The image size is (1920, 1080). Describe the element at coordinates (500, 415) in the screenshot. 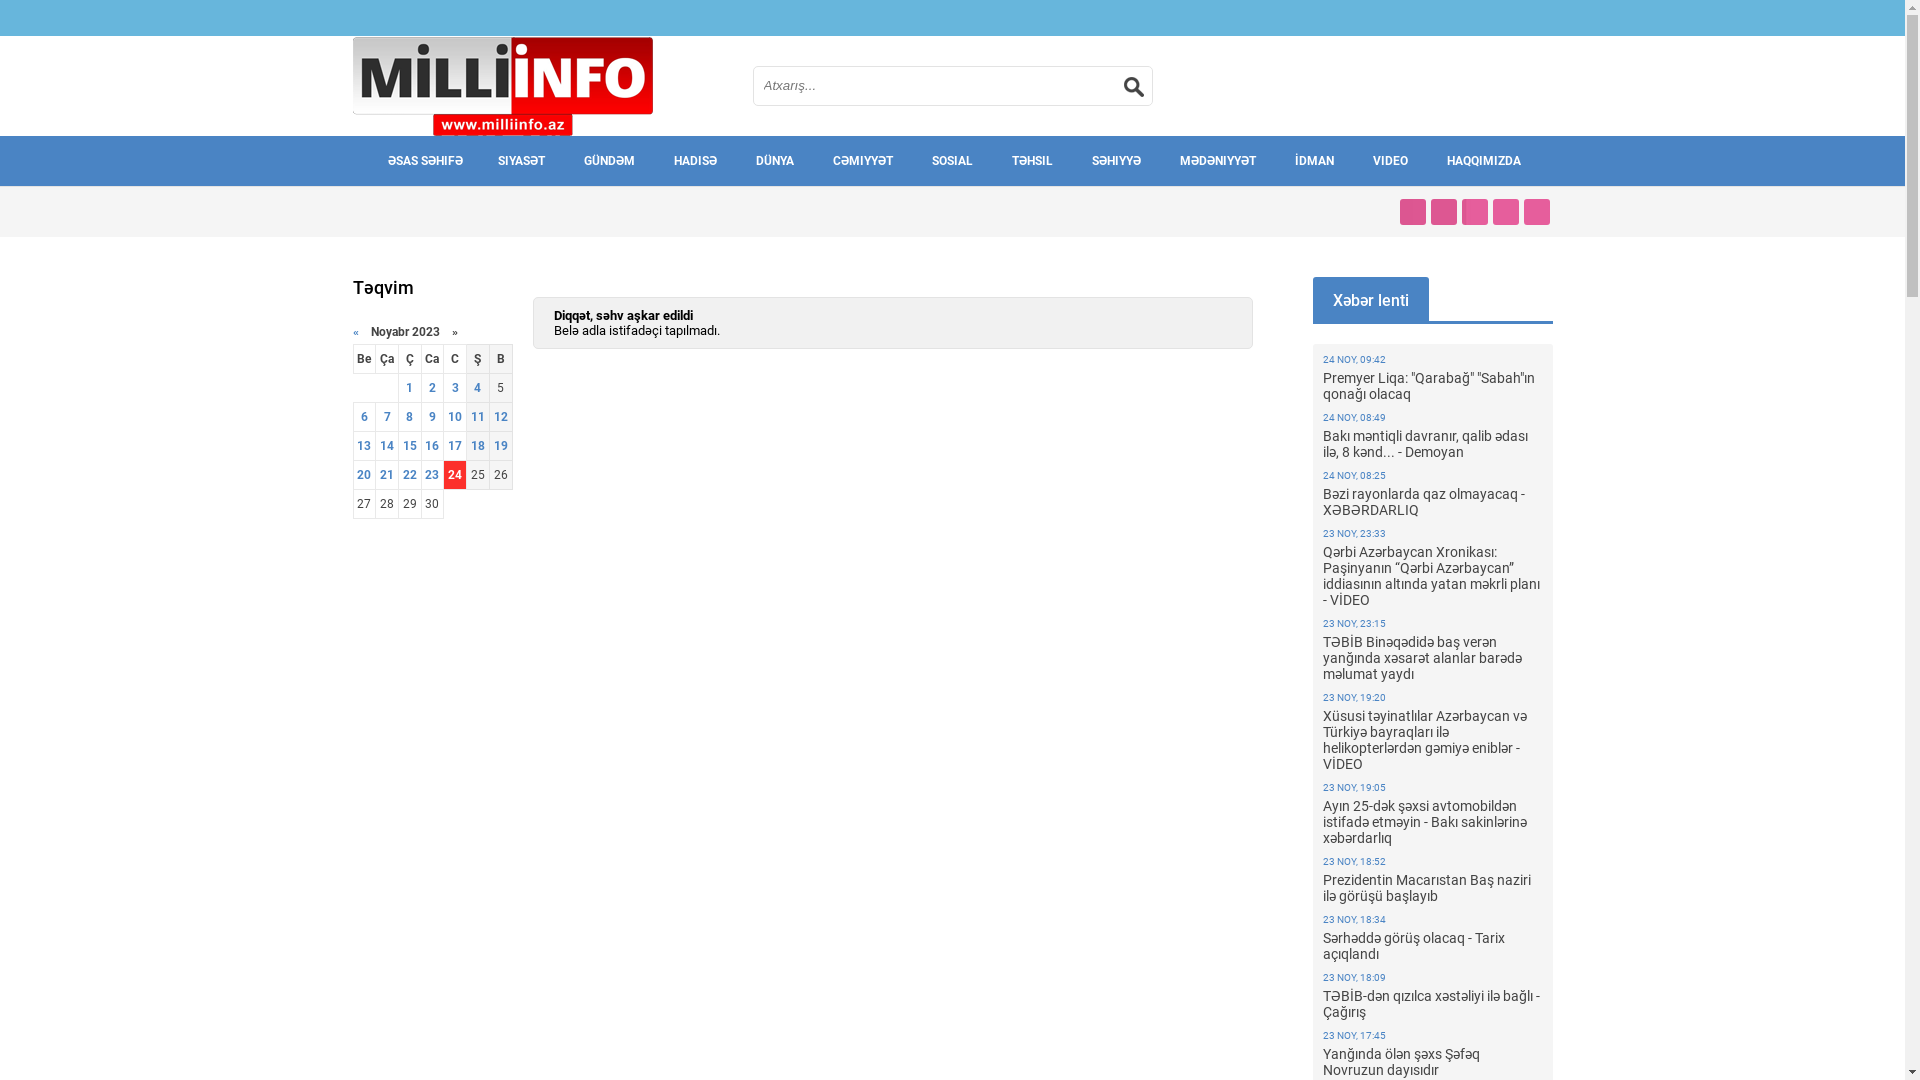

I see `'12'` at that location.